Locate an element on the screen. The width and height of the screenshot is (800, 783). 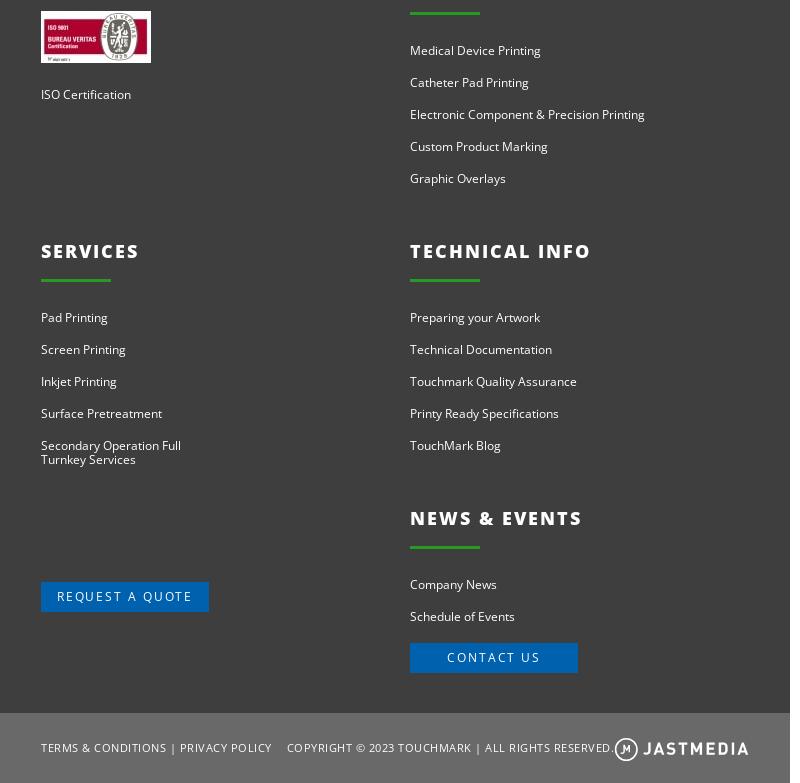
'Catheter Pad Printing' is located at coordinates (409, 82).